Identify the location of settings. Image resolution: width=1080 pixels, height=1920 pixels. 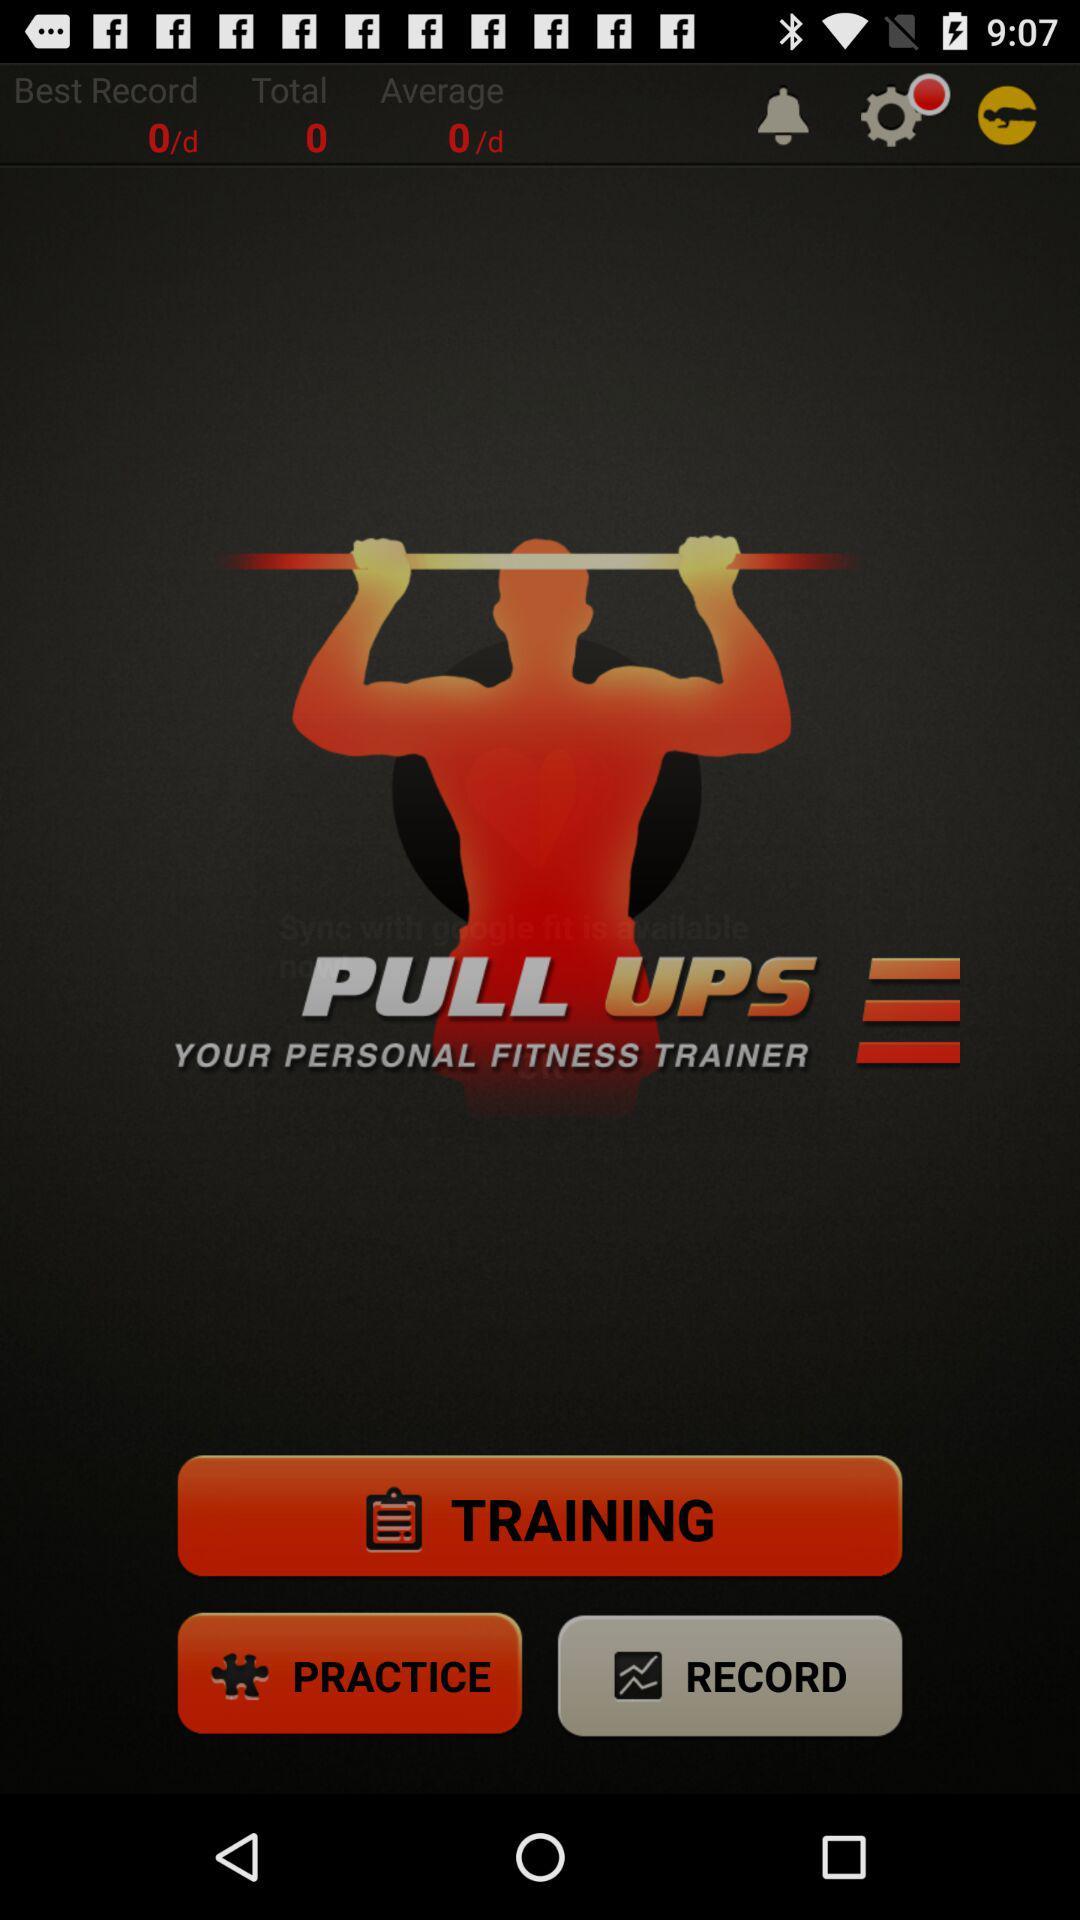
(890, 114).